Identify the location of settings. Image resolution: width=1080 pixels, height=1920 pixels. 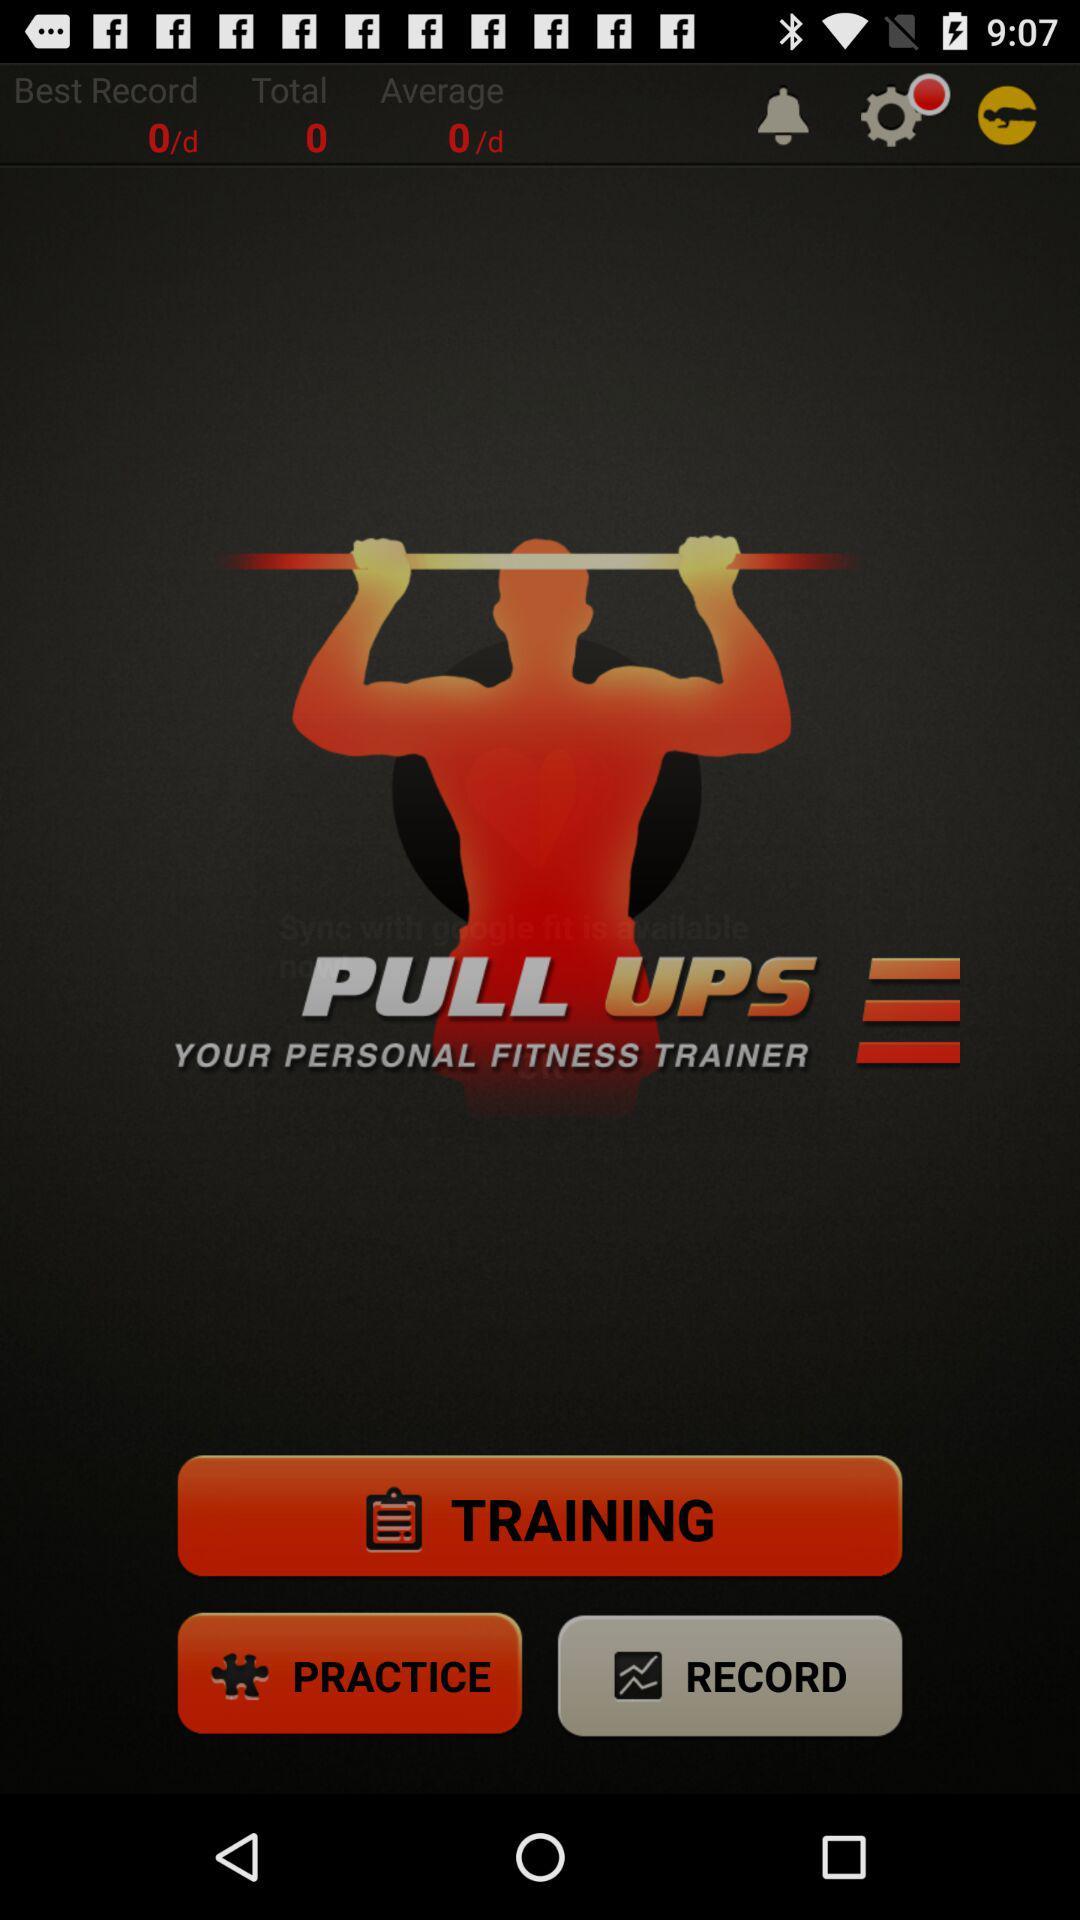
(890, 114).